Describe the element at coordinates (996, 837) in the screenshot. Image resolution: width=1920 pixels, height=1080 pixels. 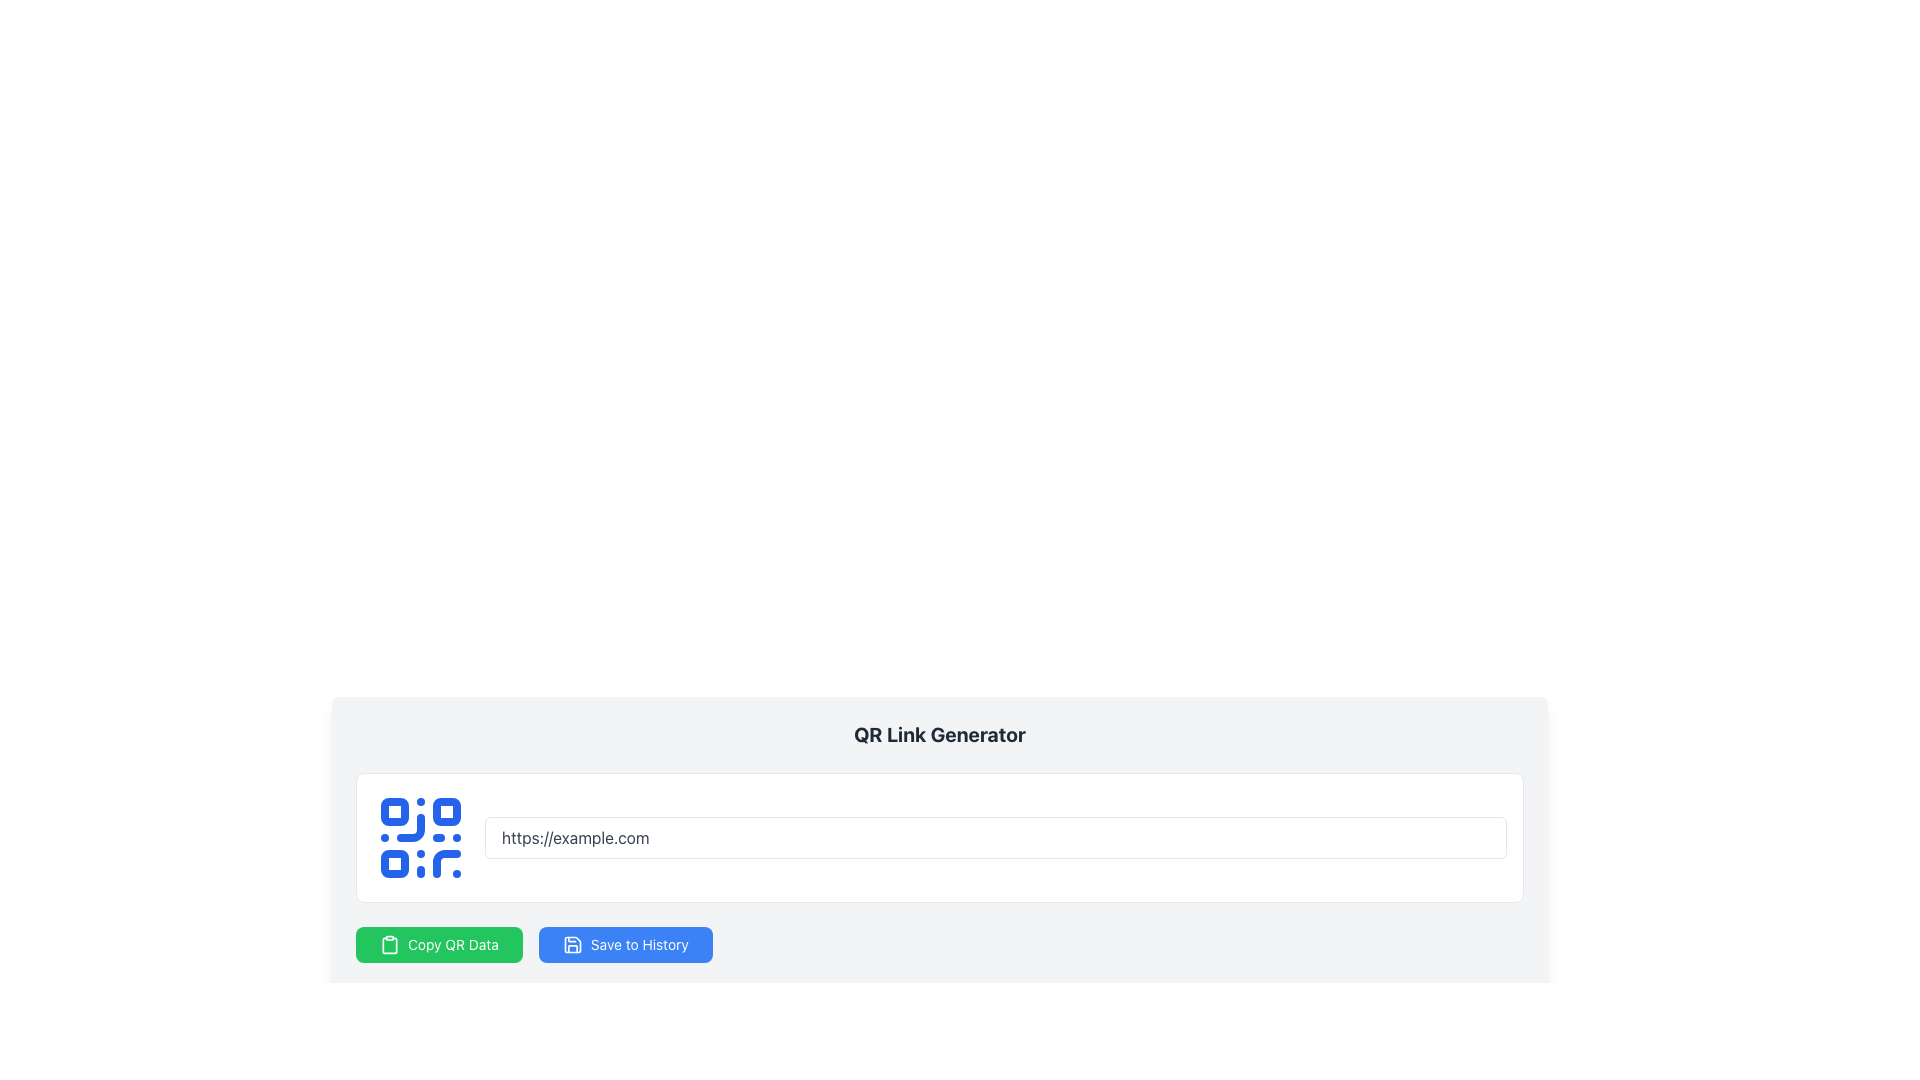
I see `to move the content within the horizontal text input field styled with rounded corners, light gray borders, and pre-filled with 'https://example.com'` at that location.